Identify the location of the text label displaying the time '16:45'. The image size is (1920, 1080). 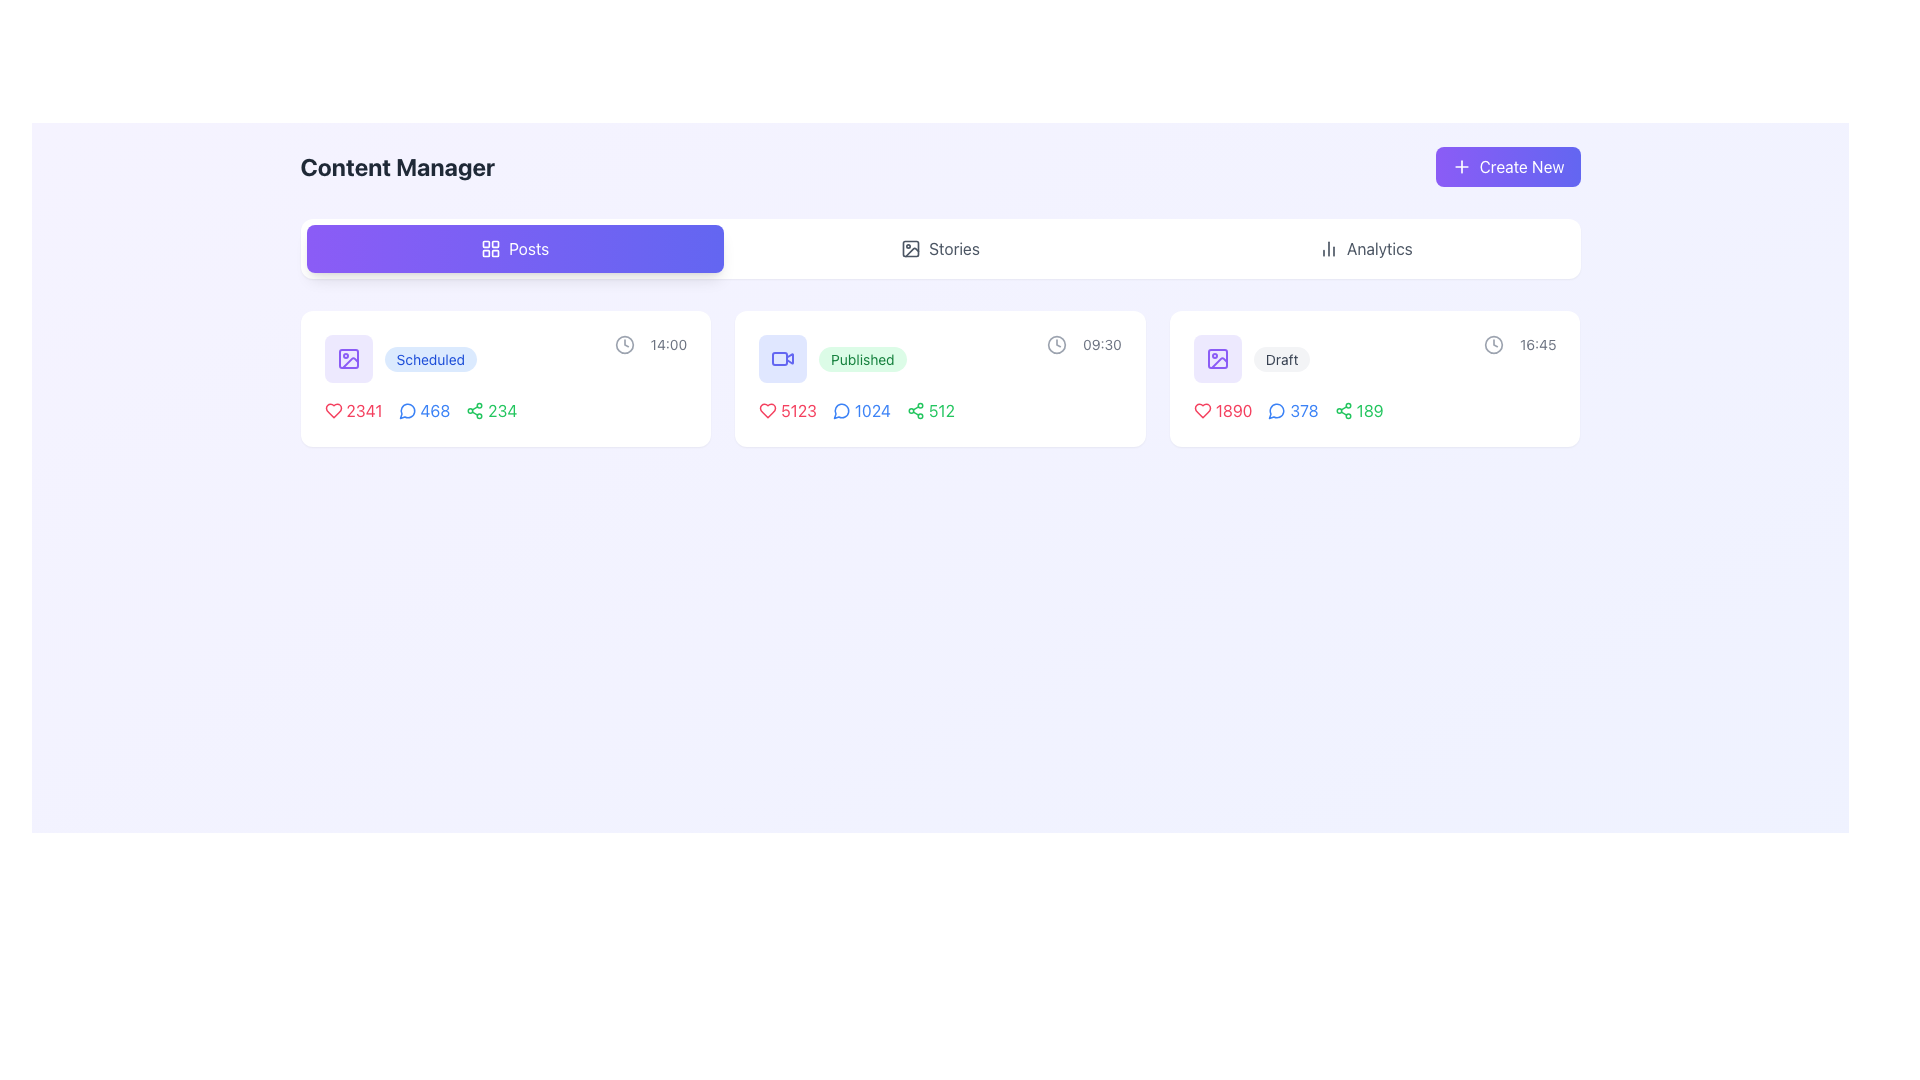
(1537, 343).